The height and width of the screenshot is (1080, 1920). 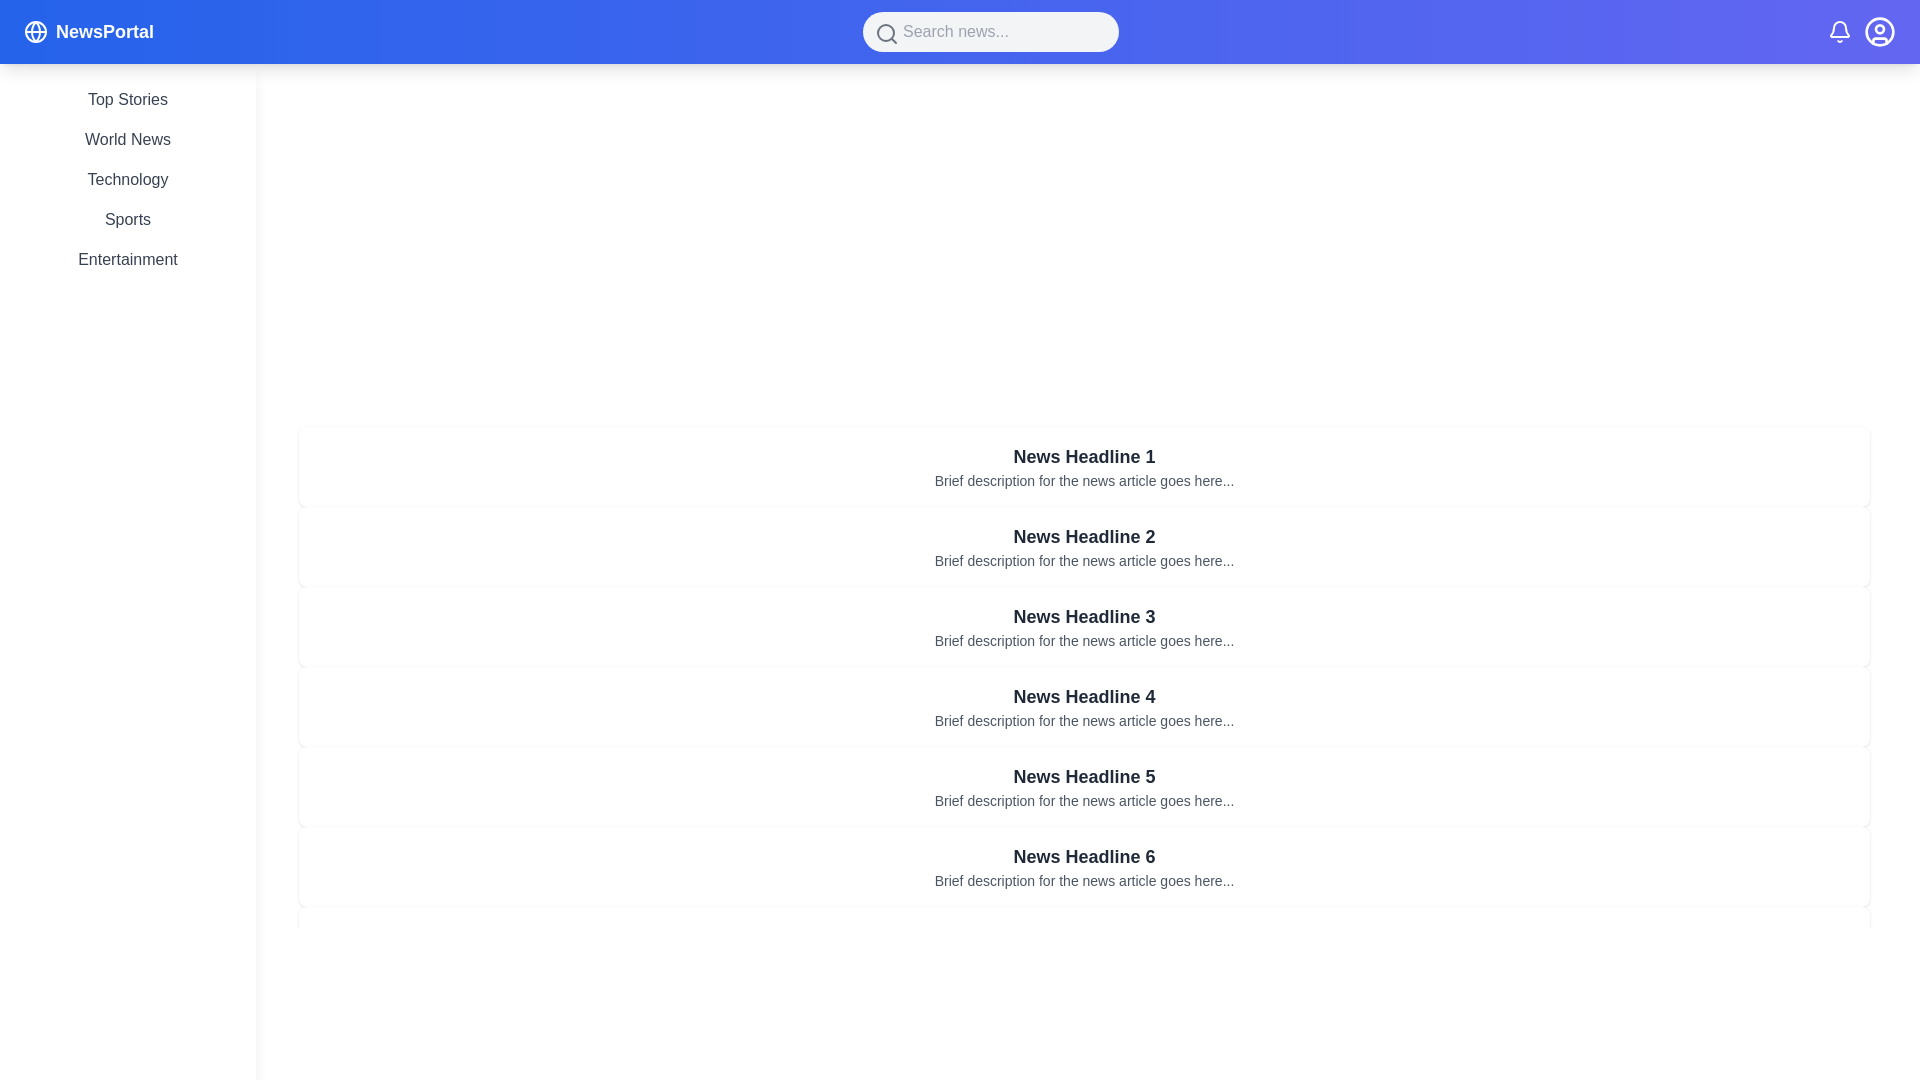 I want to click on the application logo icon located on the left side of the header section, next to the text 'NewsPortal', so click(x=35, y=31).